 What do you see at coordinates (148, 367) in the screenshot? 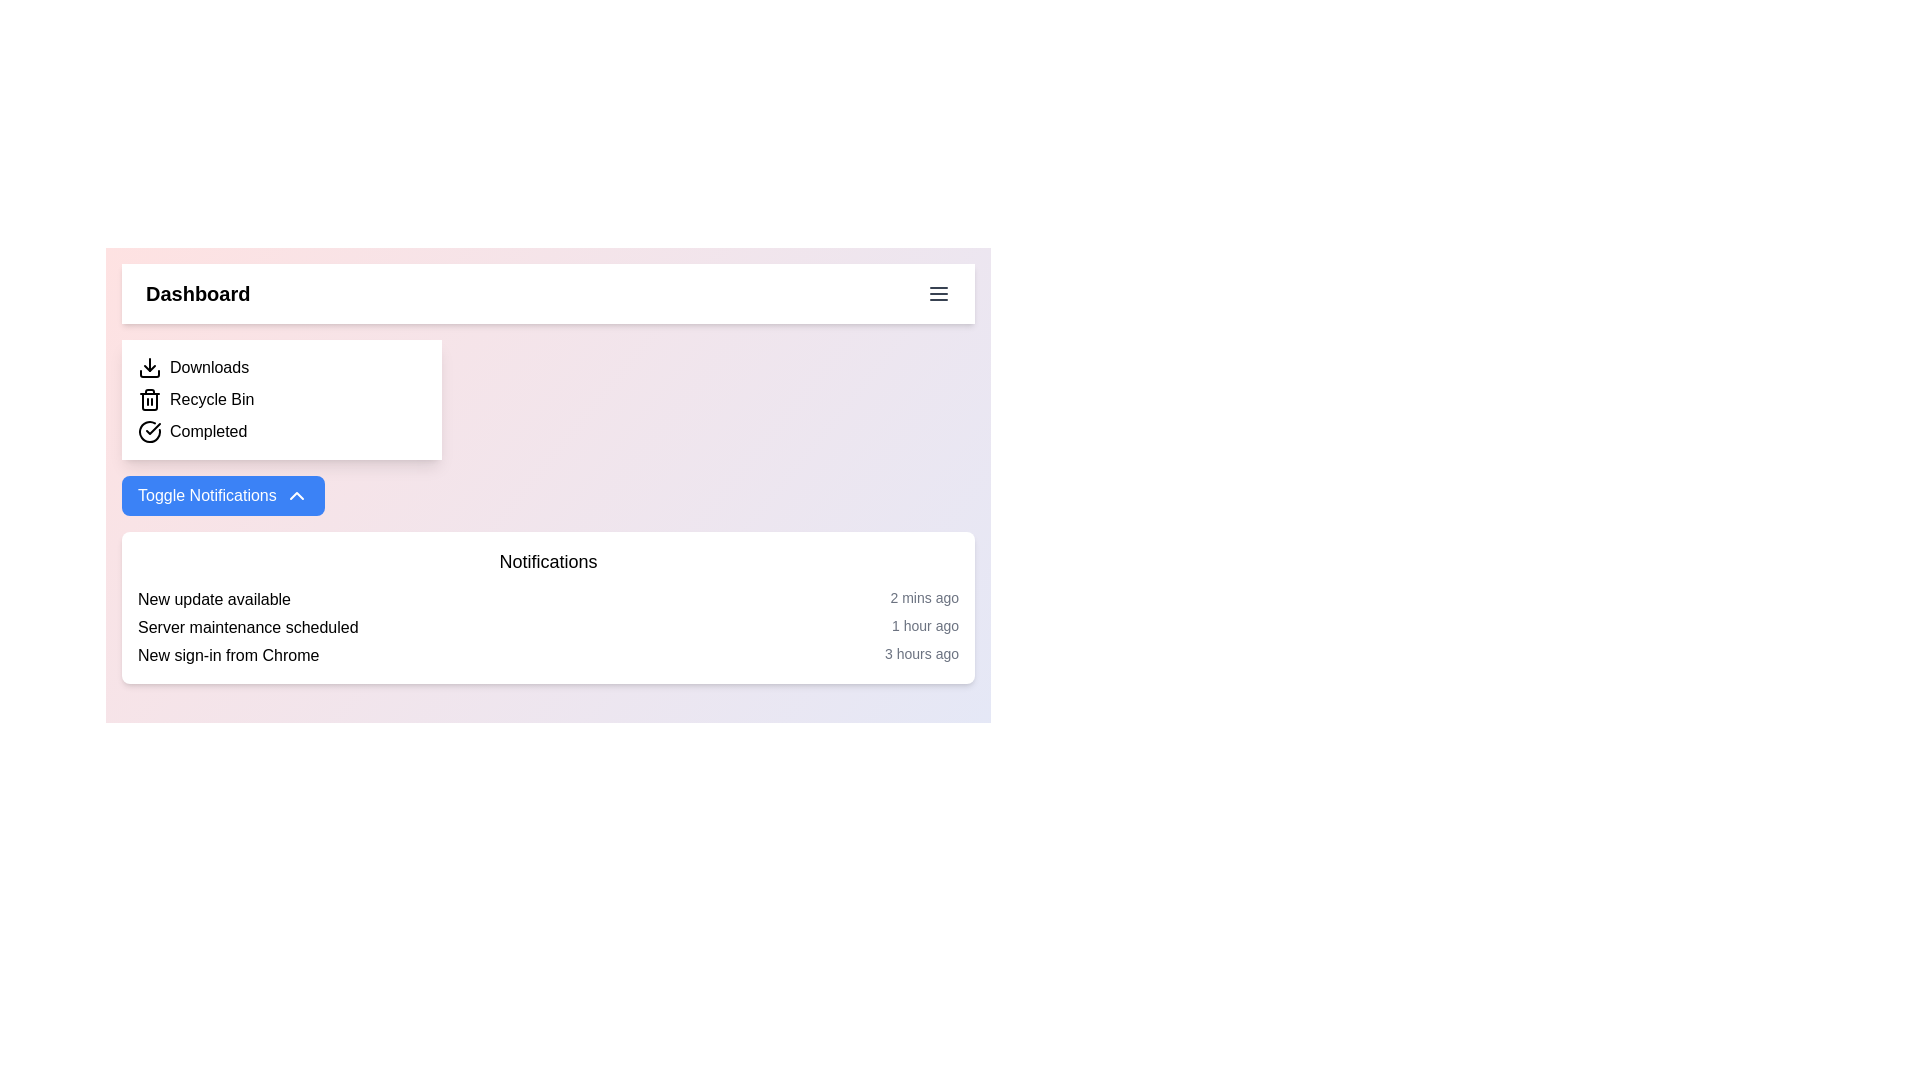
I see `the Downloads icon located in the top-left segment of the menu beneath the 'Dashboard' title` at bounding box center [148, 367].